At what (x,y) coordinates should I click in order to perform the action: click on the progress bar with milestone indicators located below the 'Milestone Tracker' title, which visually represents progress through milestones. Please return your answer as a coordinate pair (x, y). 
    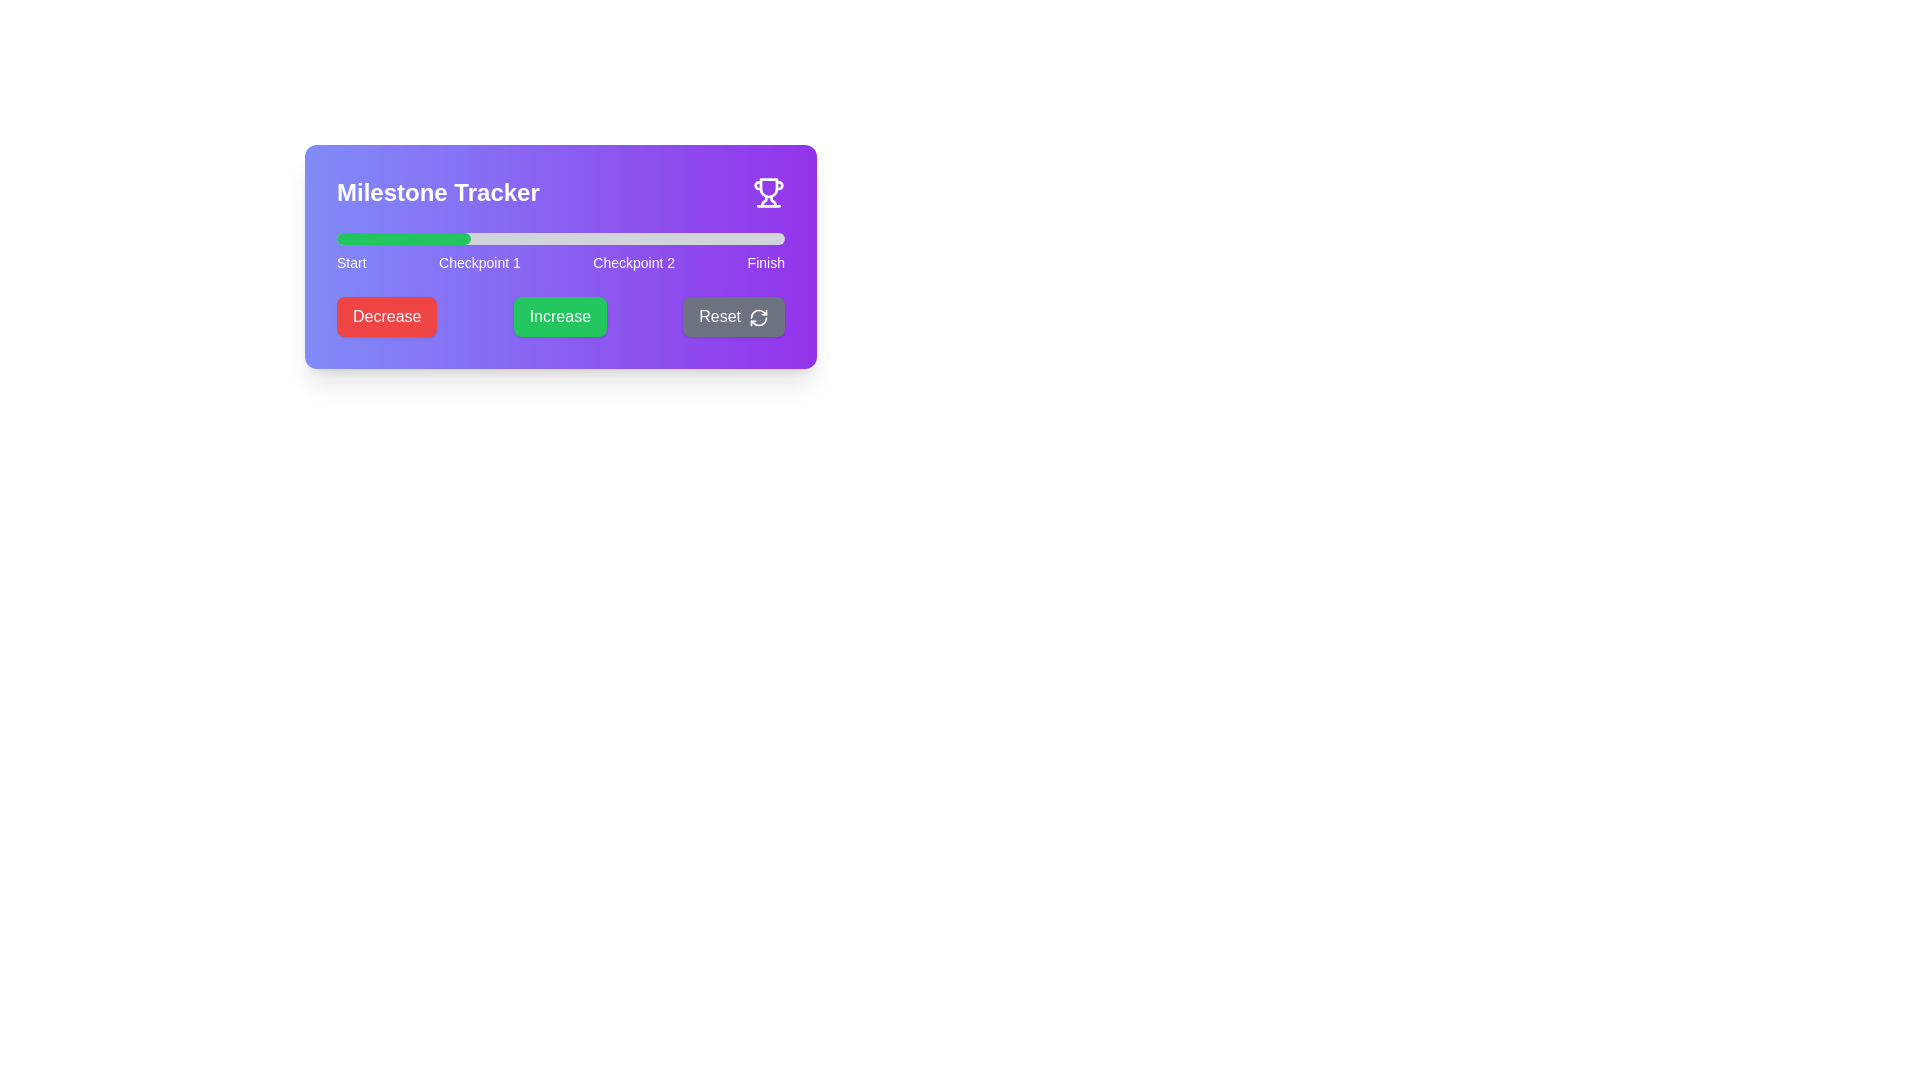
    Looking at the image, I should click on (560, 252).